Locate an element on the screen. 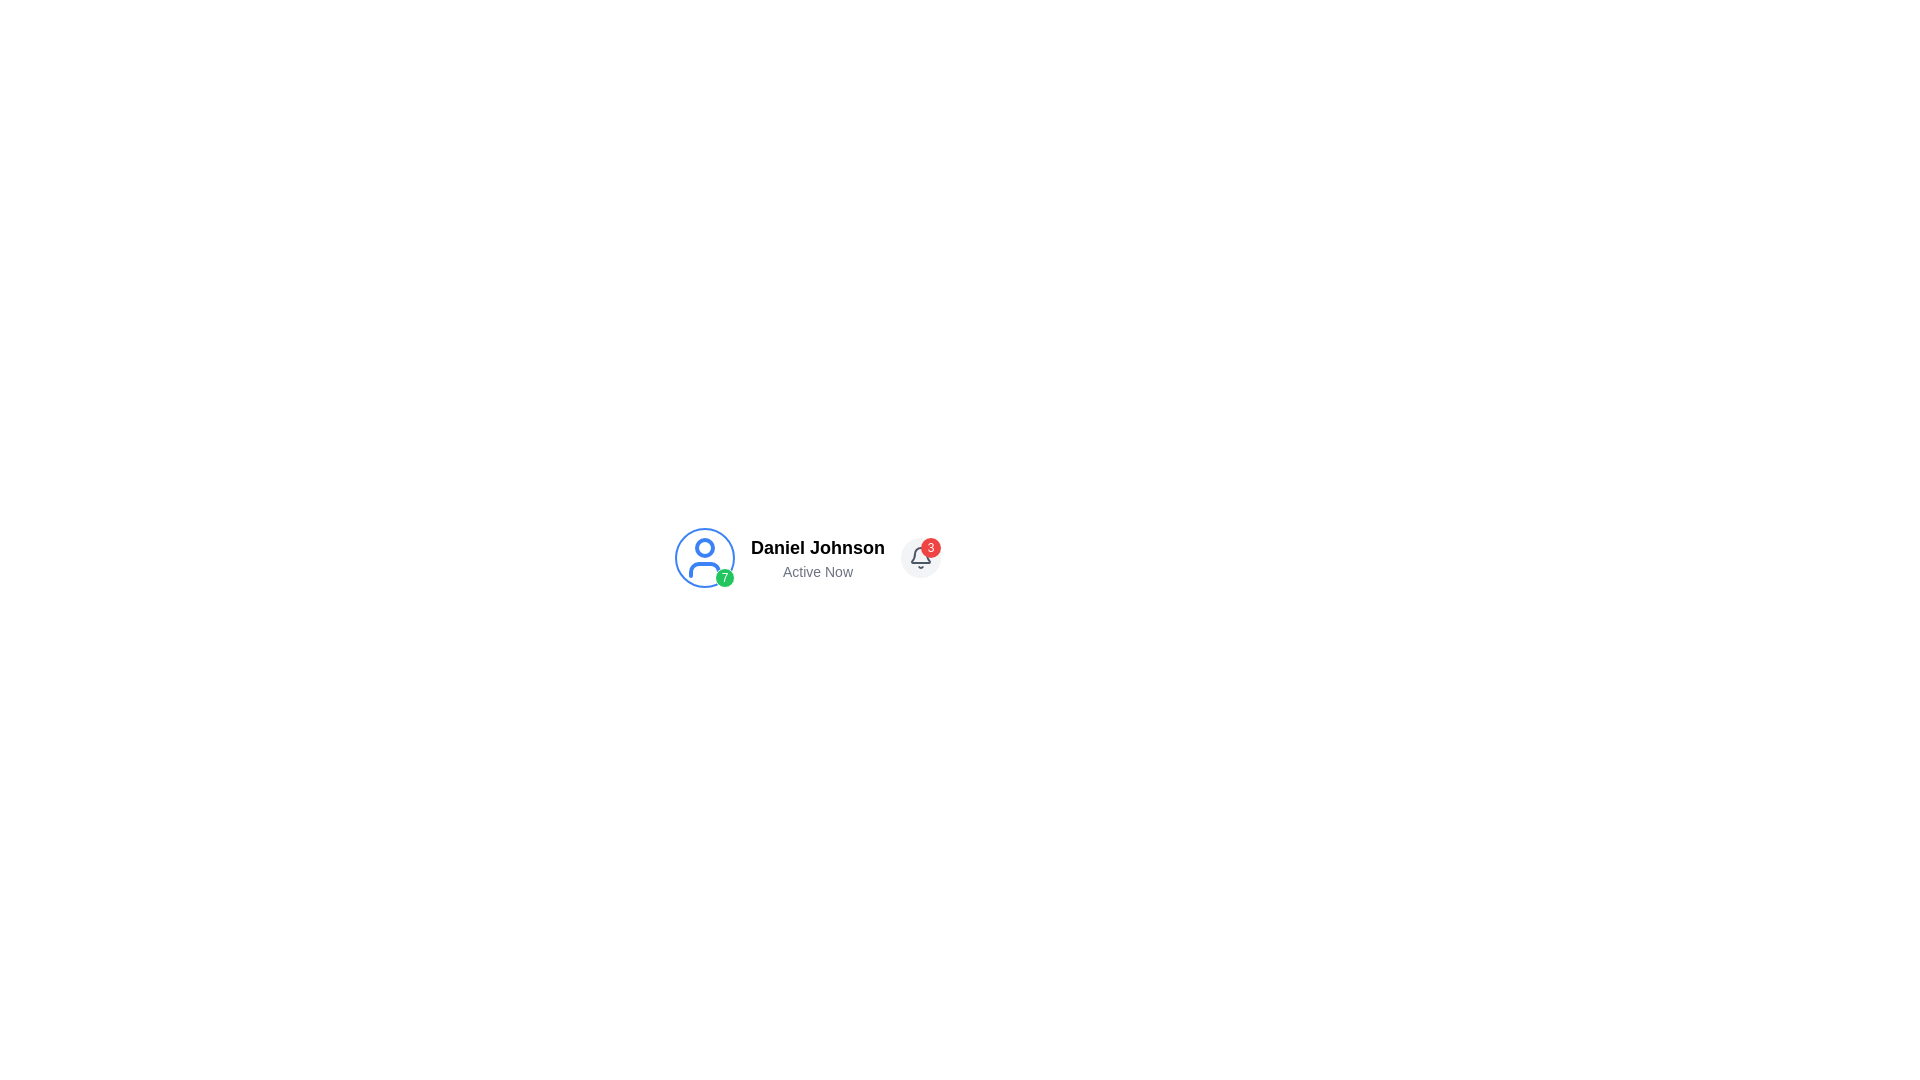 This screenshot has width=1920, height=1080. the text label displaying 'Daniel Johnson' with the status 'Active Now', located centrally between a profile icon and a bell icon is located at coordinates (817, 558).